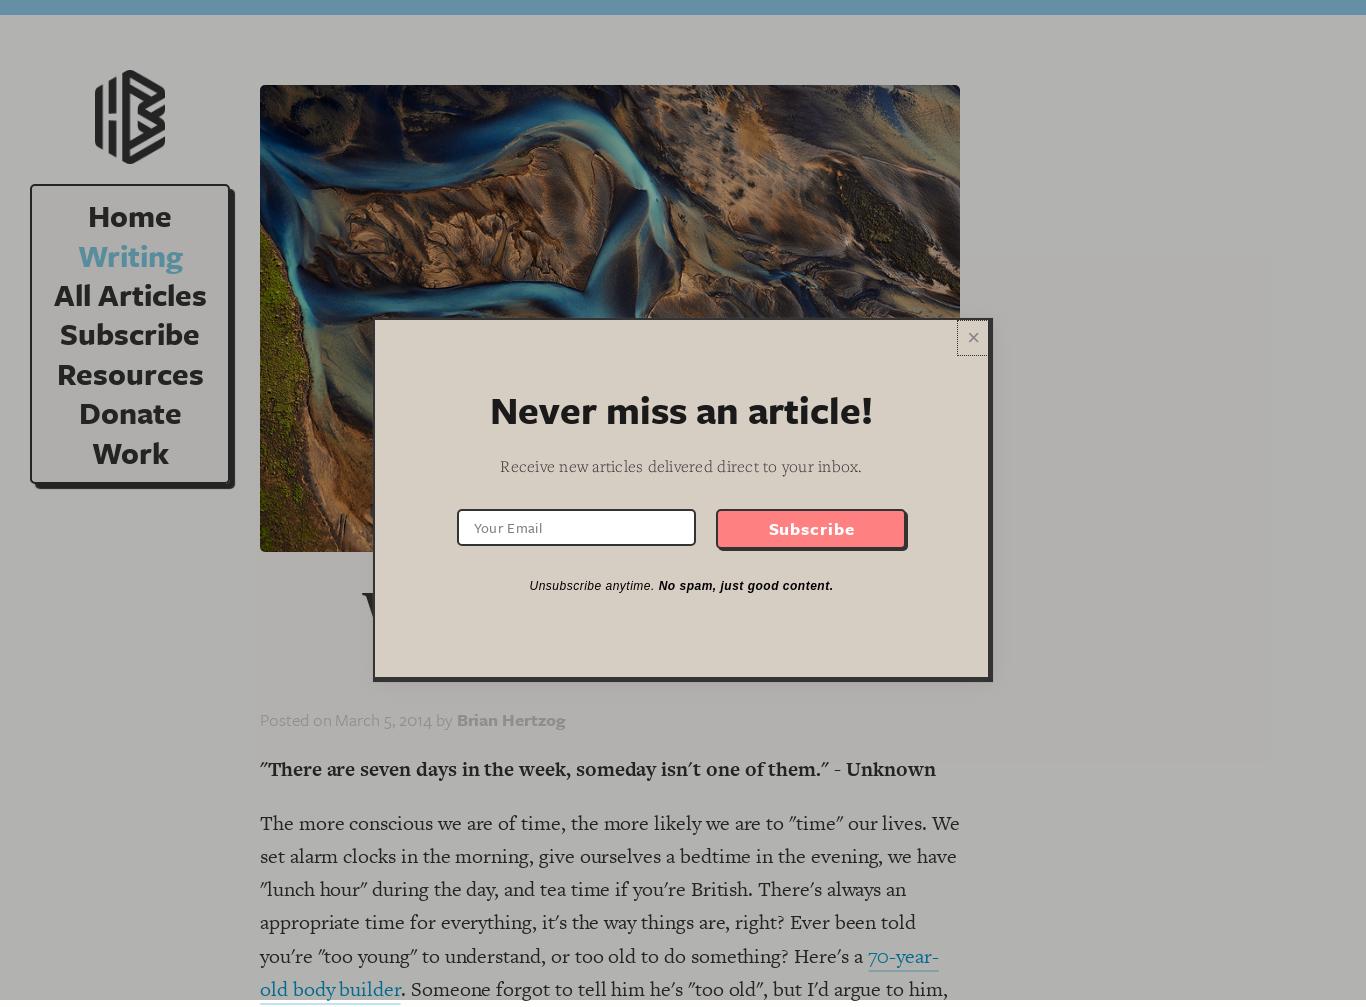 The height and width of the screenshot is (1007, 1366). What do you see at coordinates (129, 333) in the screenshot?
I see `'Subscribe'` at bounding box center [129, 333].